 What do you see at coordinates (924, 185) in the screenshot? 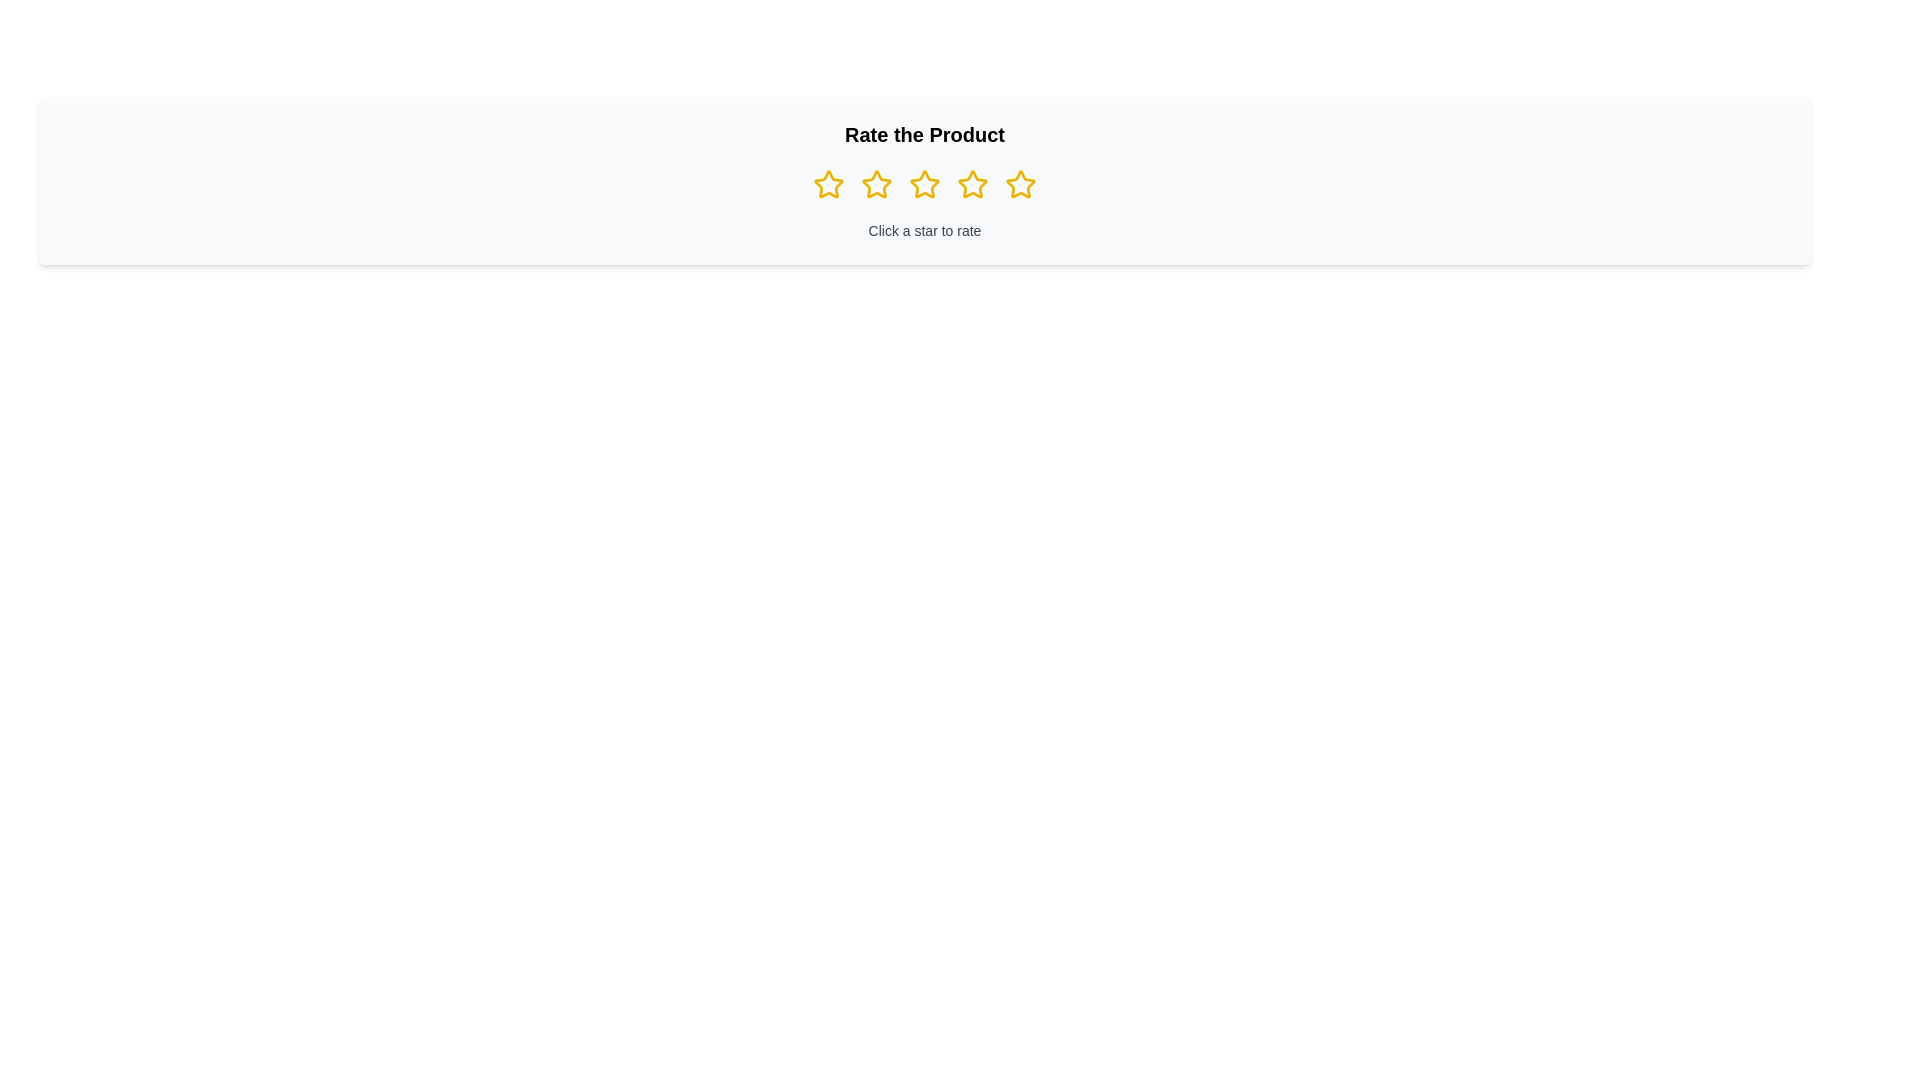
I see `the middle third star icon, which is styled with a yellow outline and hollow center, to rate` at bounding box center [924, 185].